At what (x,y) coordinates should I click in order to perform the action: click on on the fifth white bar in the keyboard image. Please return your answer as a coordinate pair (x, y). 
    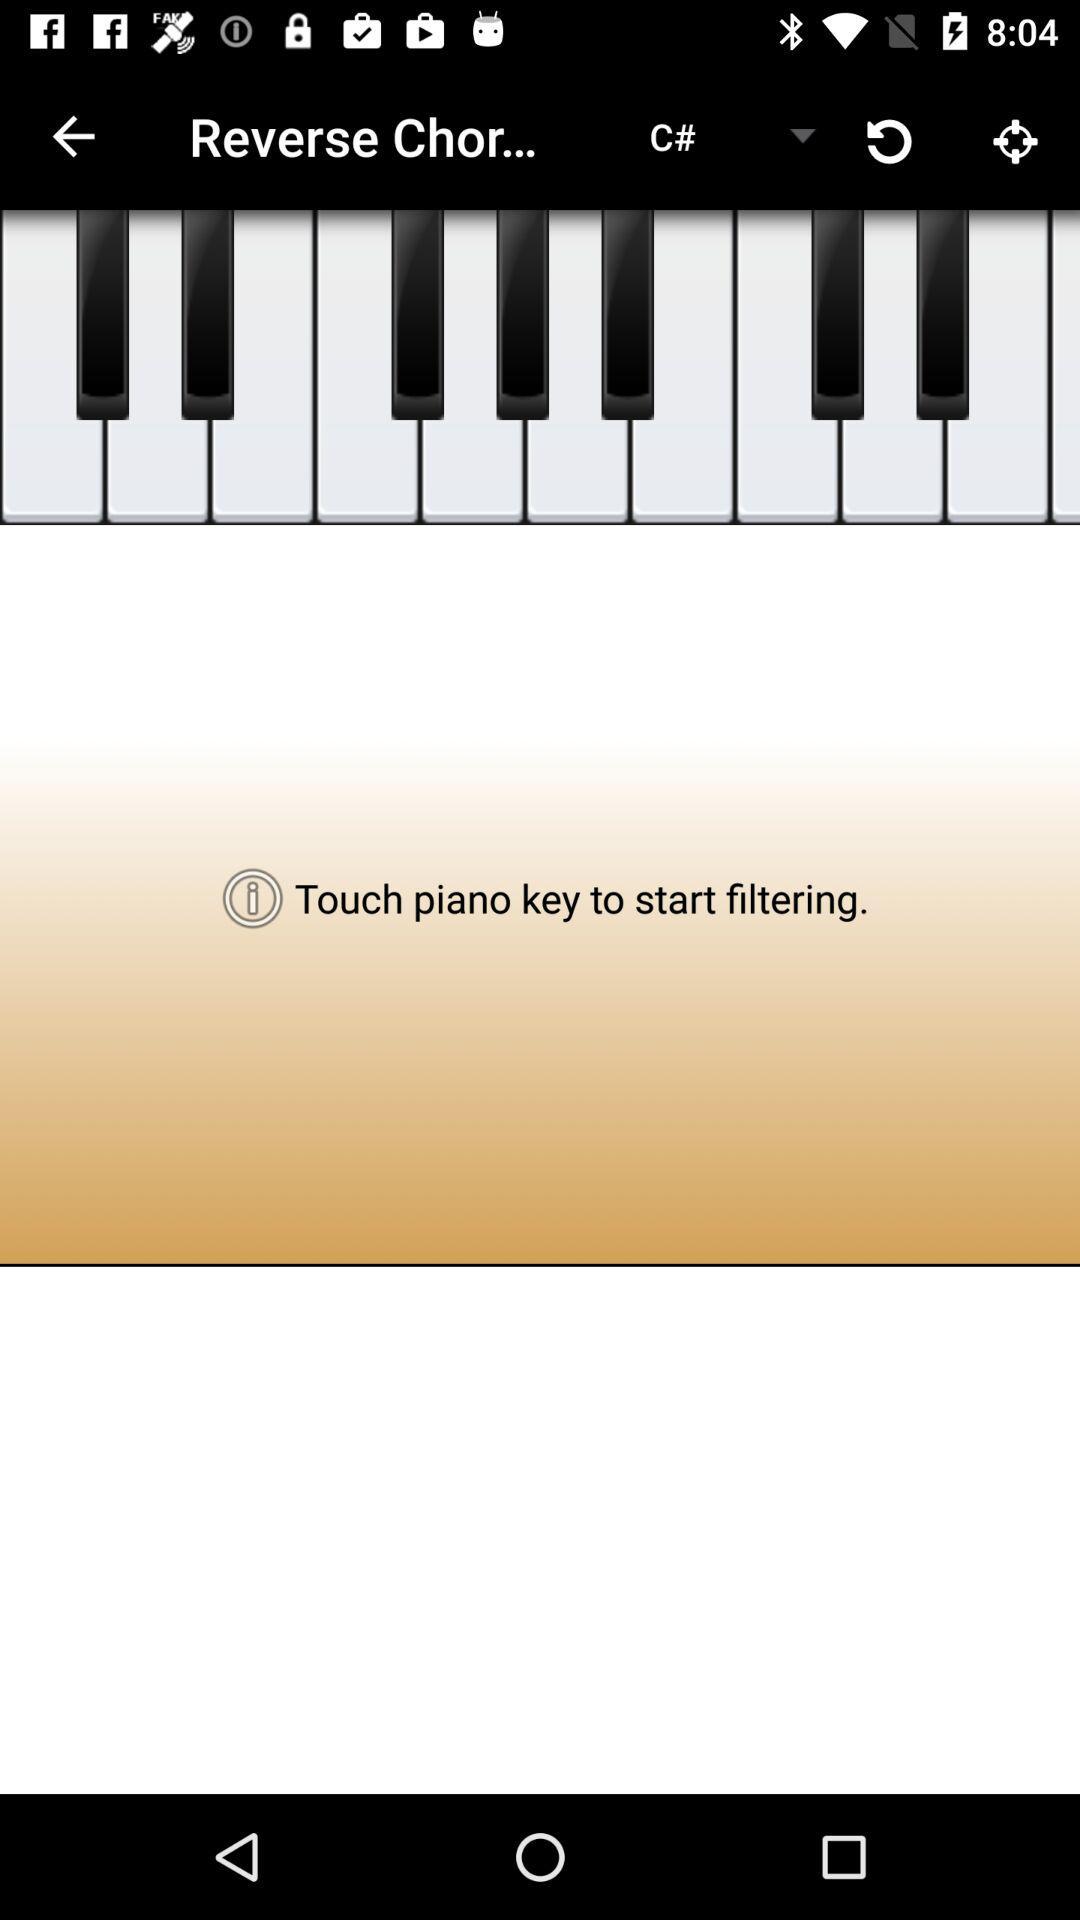
    Looking at the image, I should click on (472, 367).